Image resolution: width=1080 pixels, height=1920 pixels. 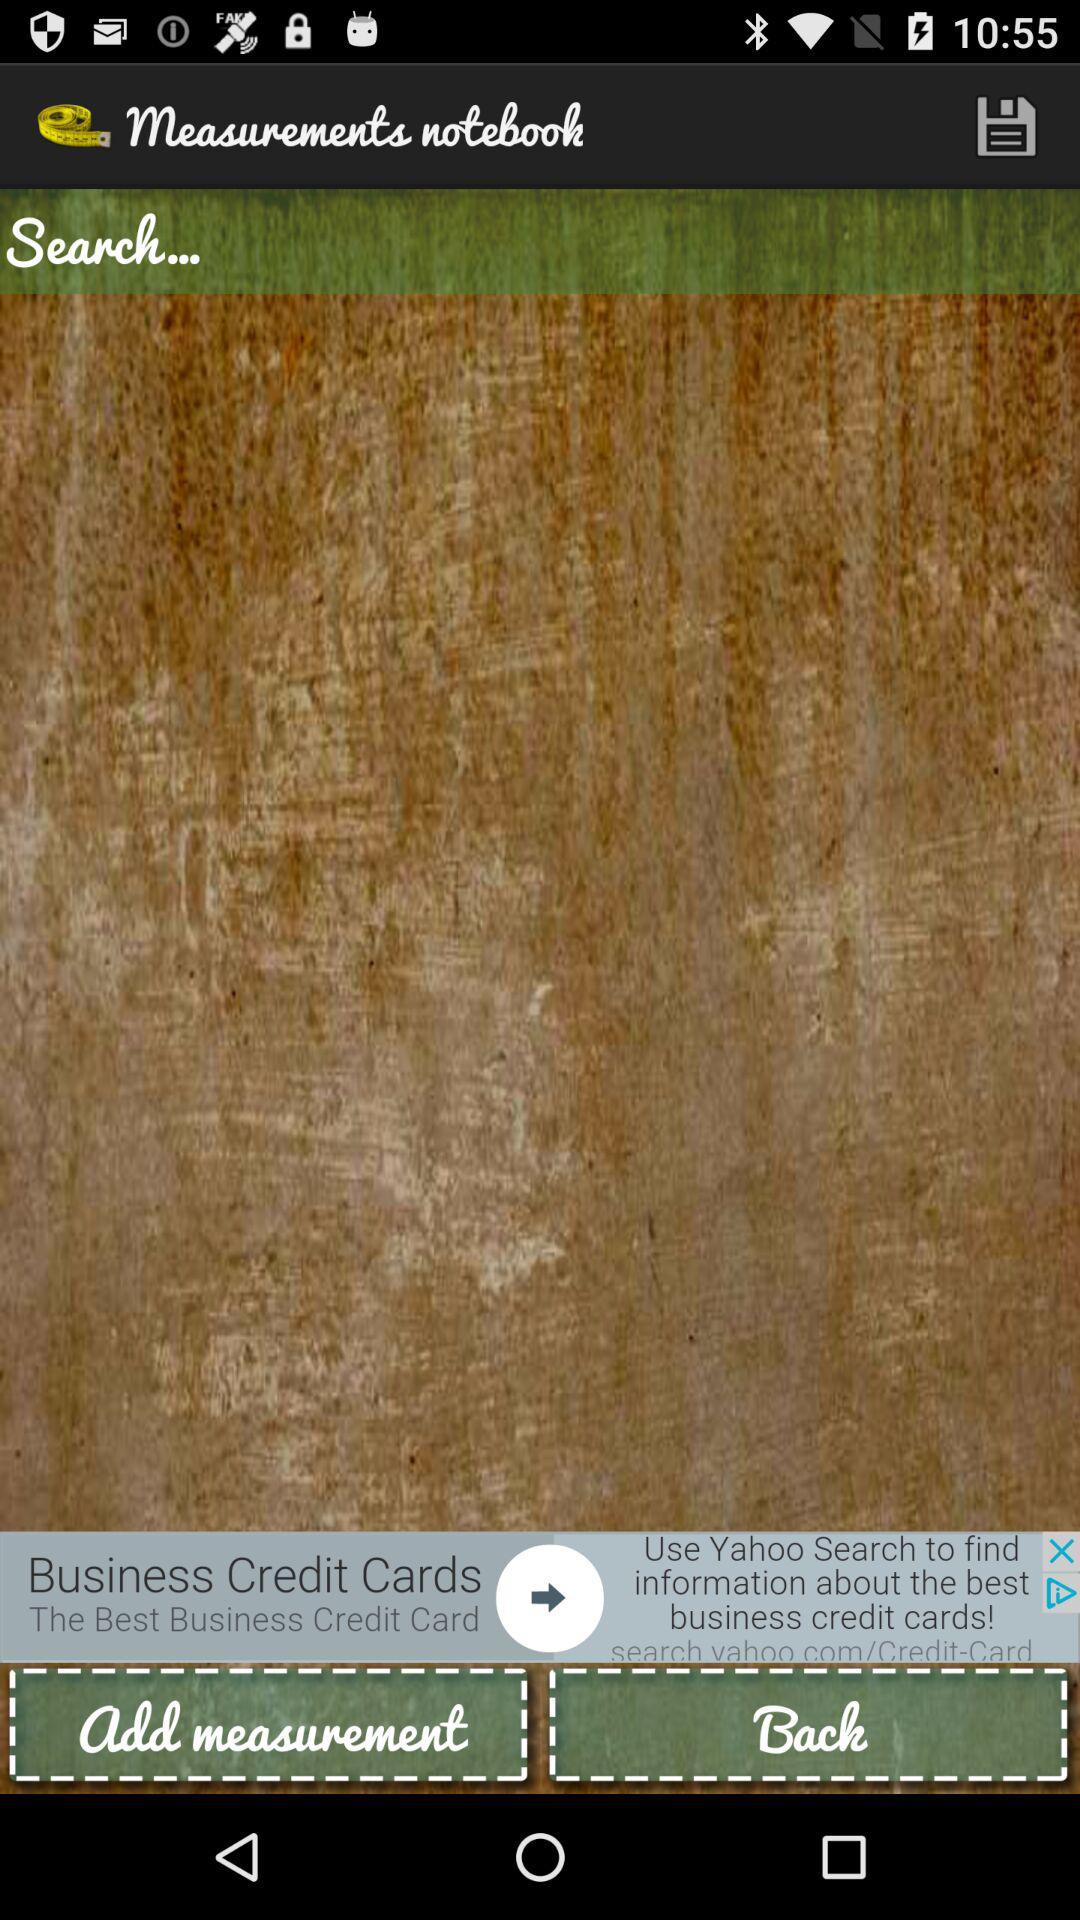 I want to click on search, so click(x=540, y=240).